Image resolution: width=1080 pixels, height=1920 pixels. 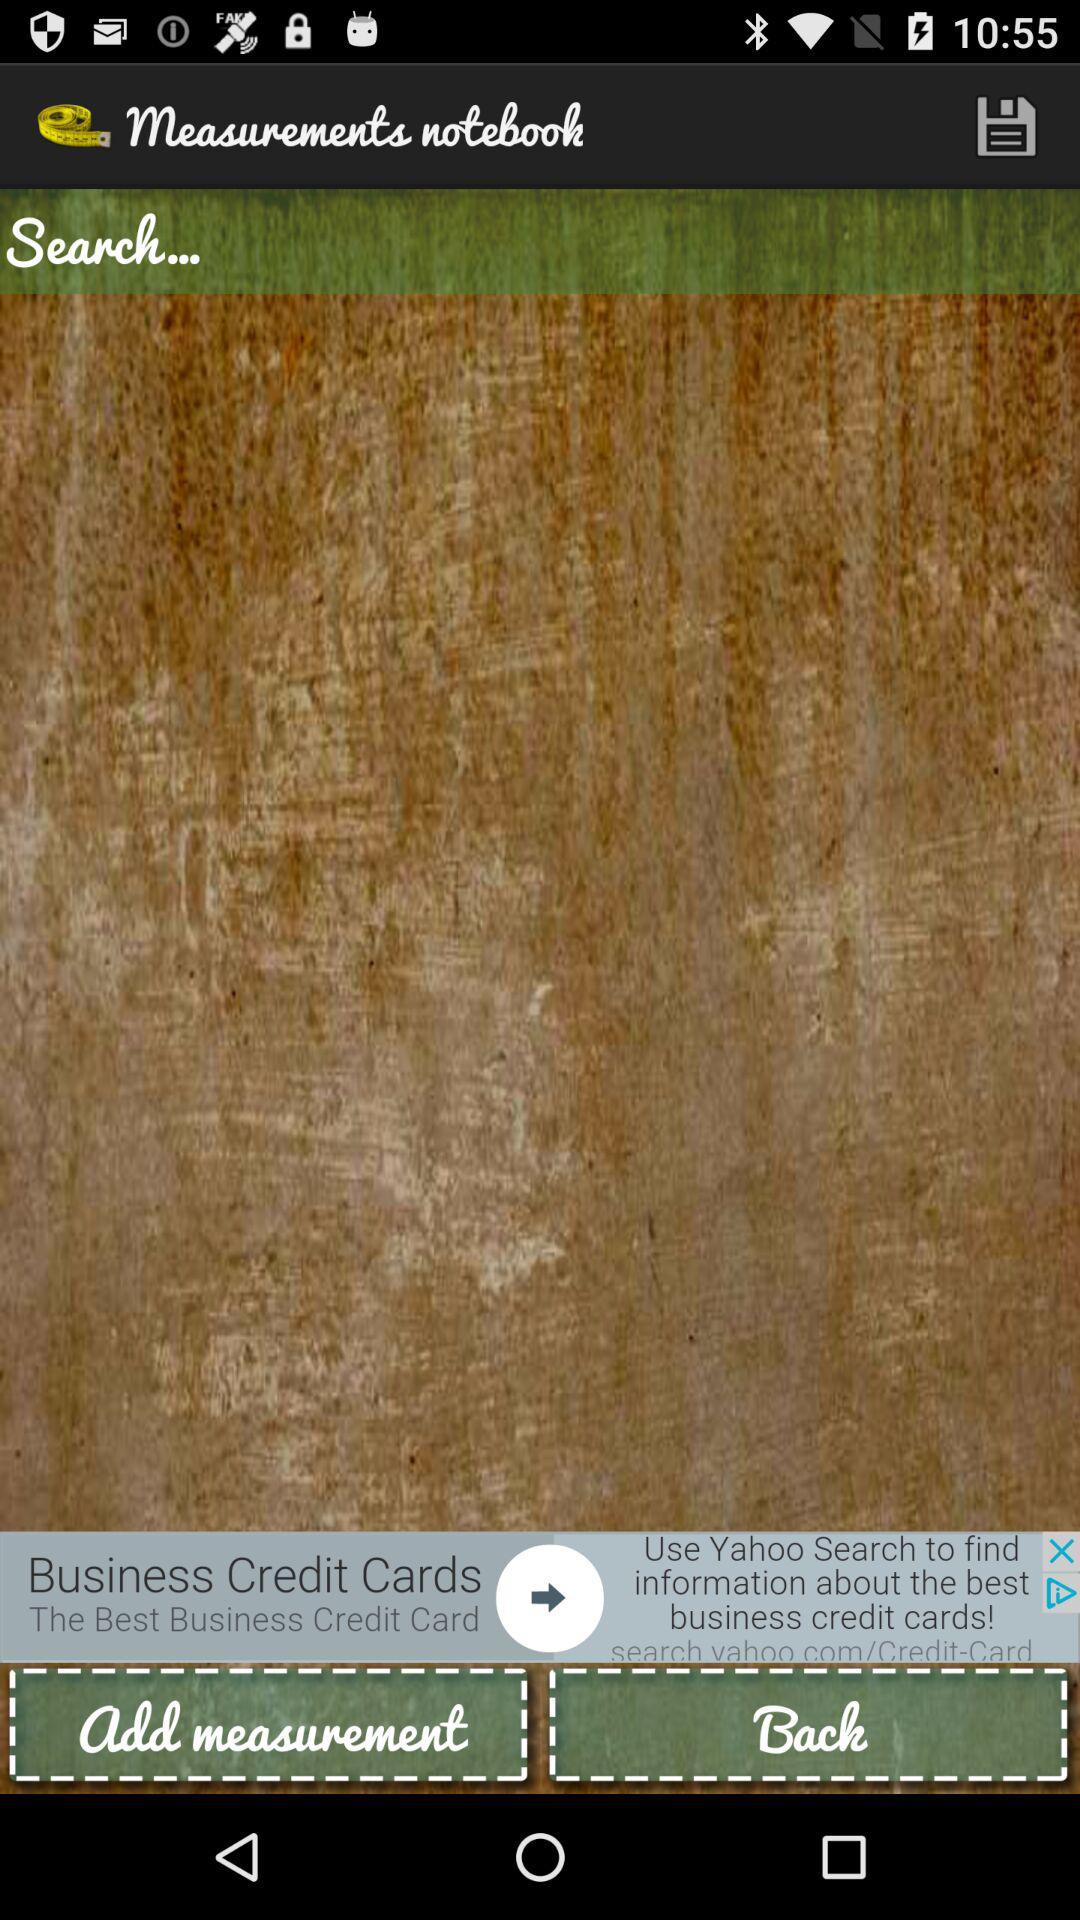 I want to click on search, so click(x=540, y=240).